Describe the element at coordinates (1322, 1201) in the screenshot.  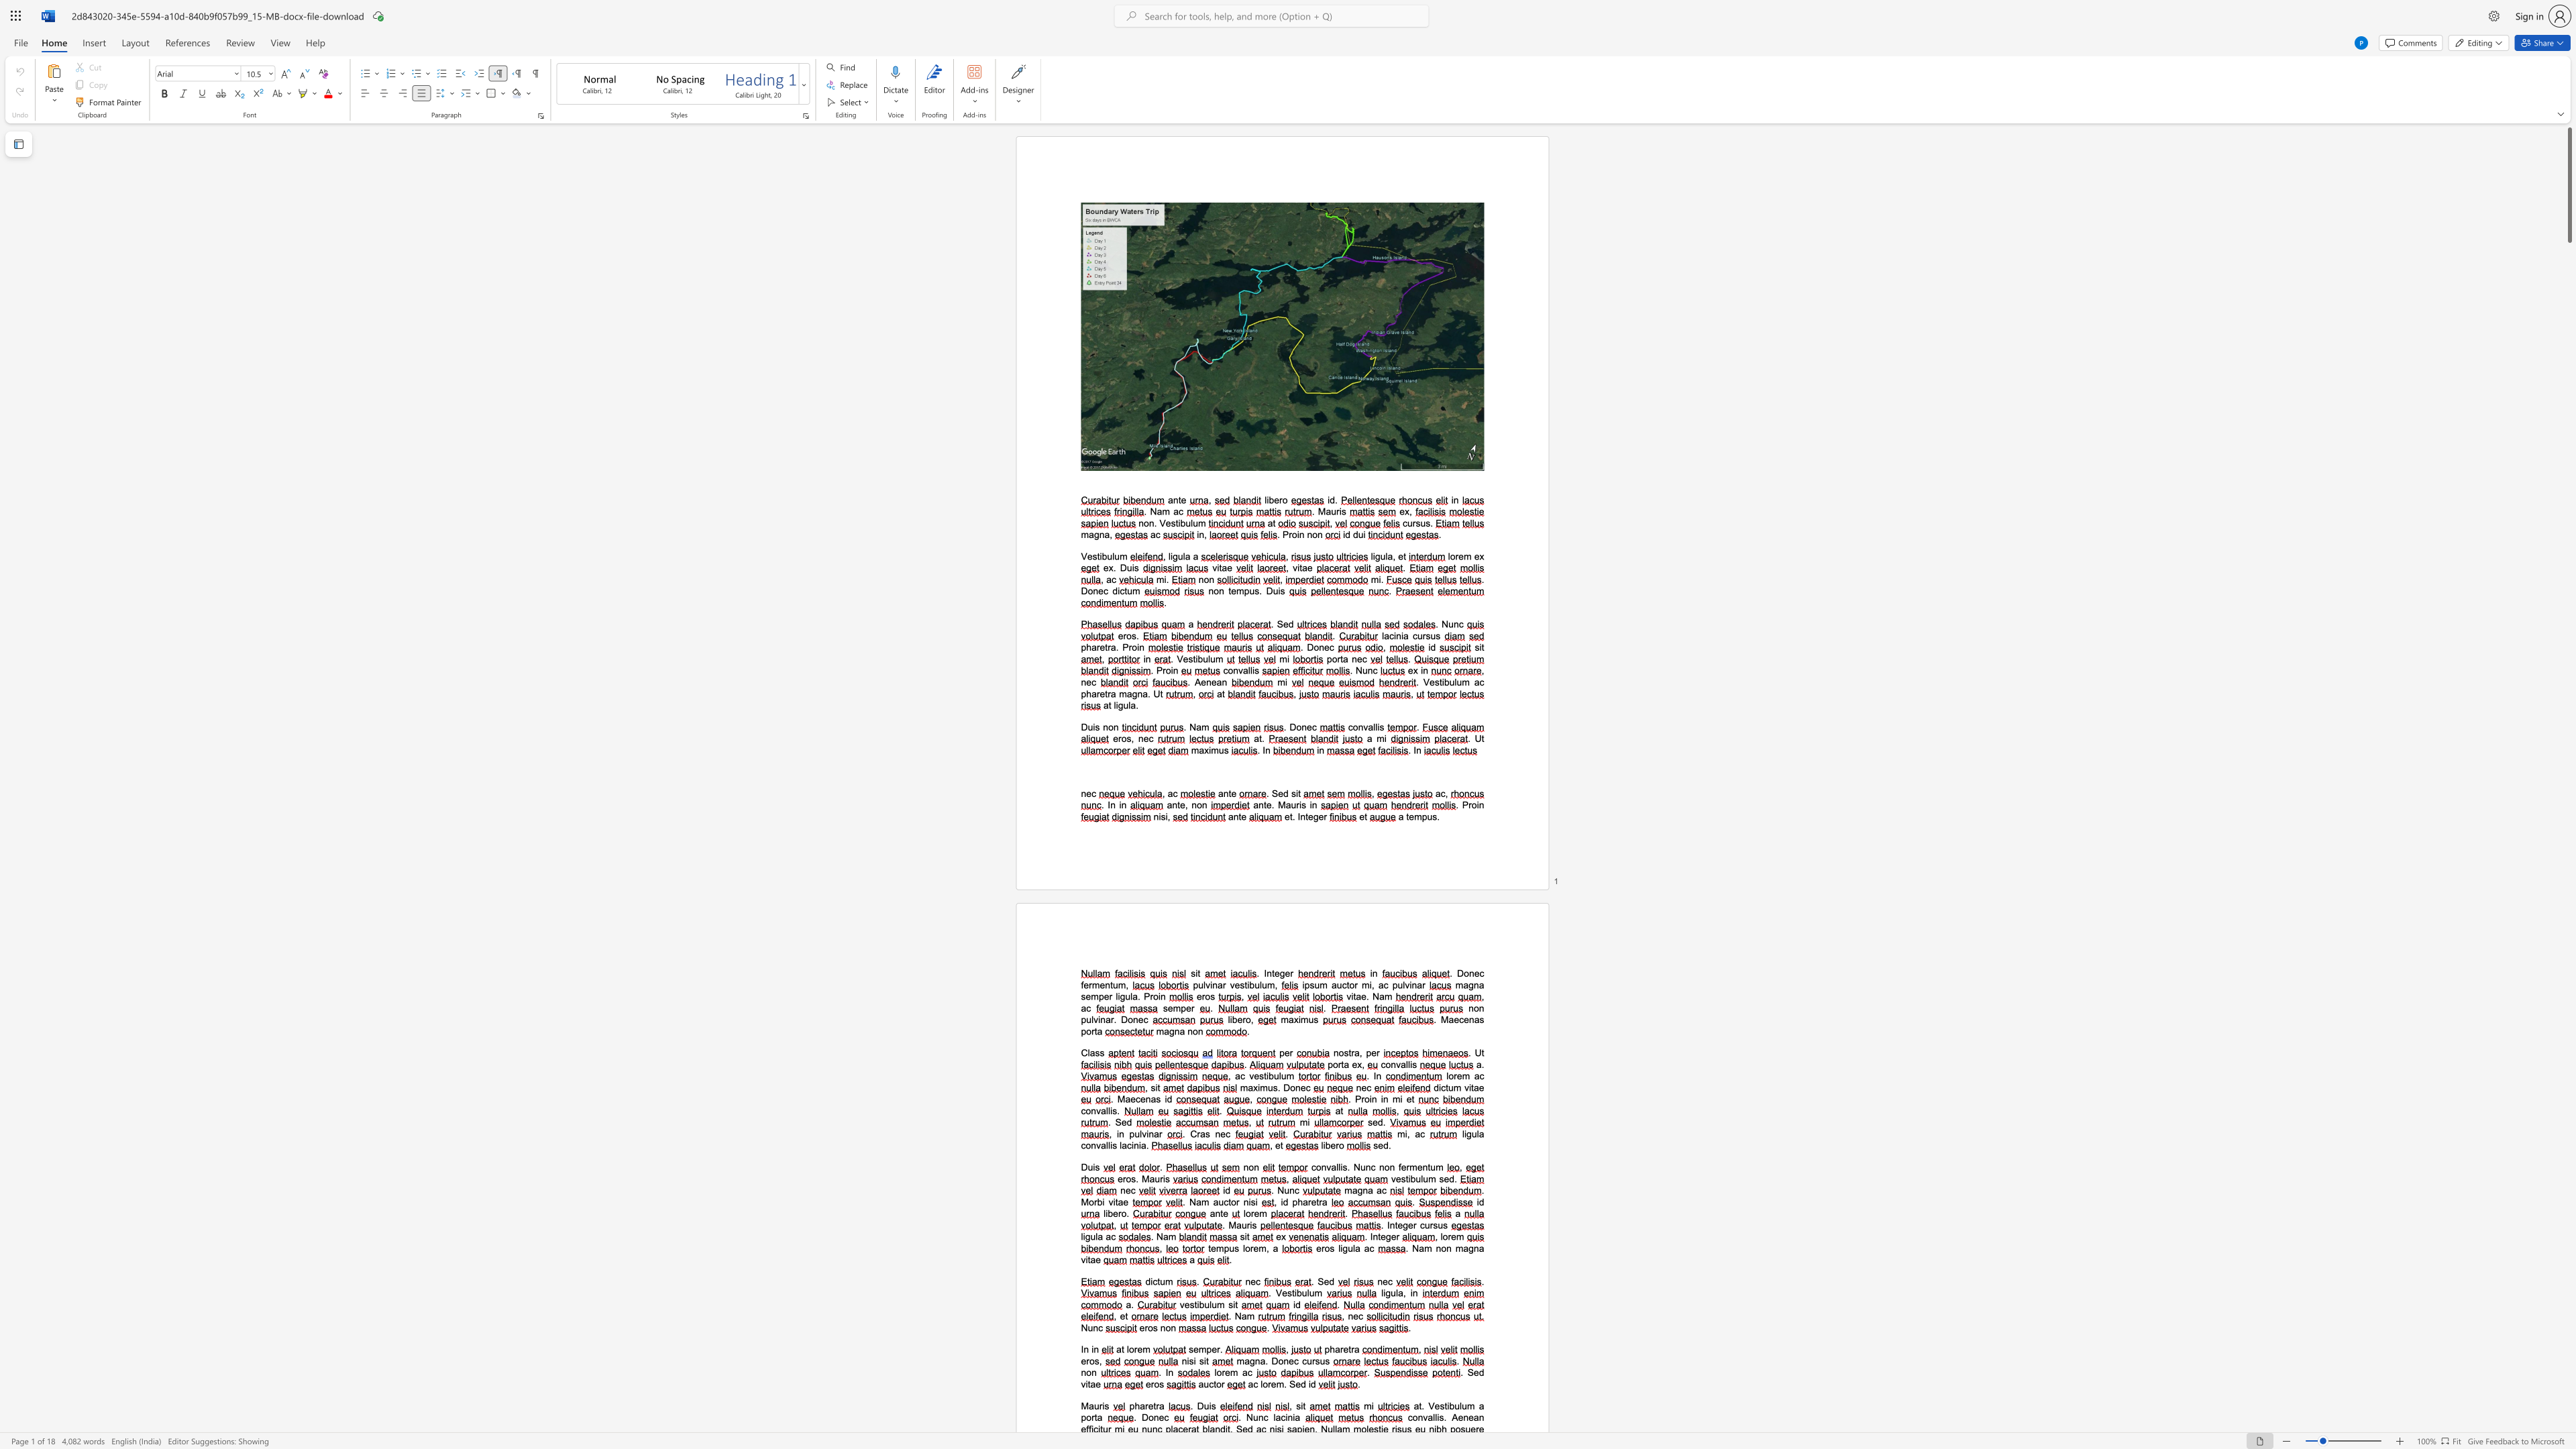
I see `the space between the continuous character "r" and "a" in the text` at that location.